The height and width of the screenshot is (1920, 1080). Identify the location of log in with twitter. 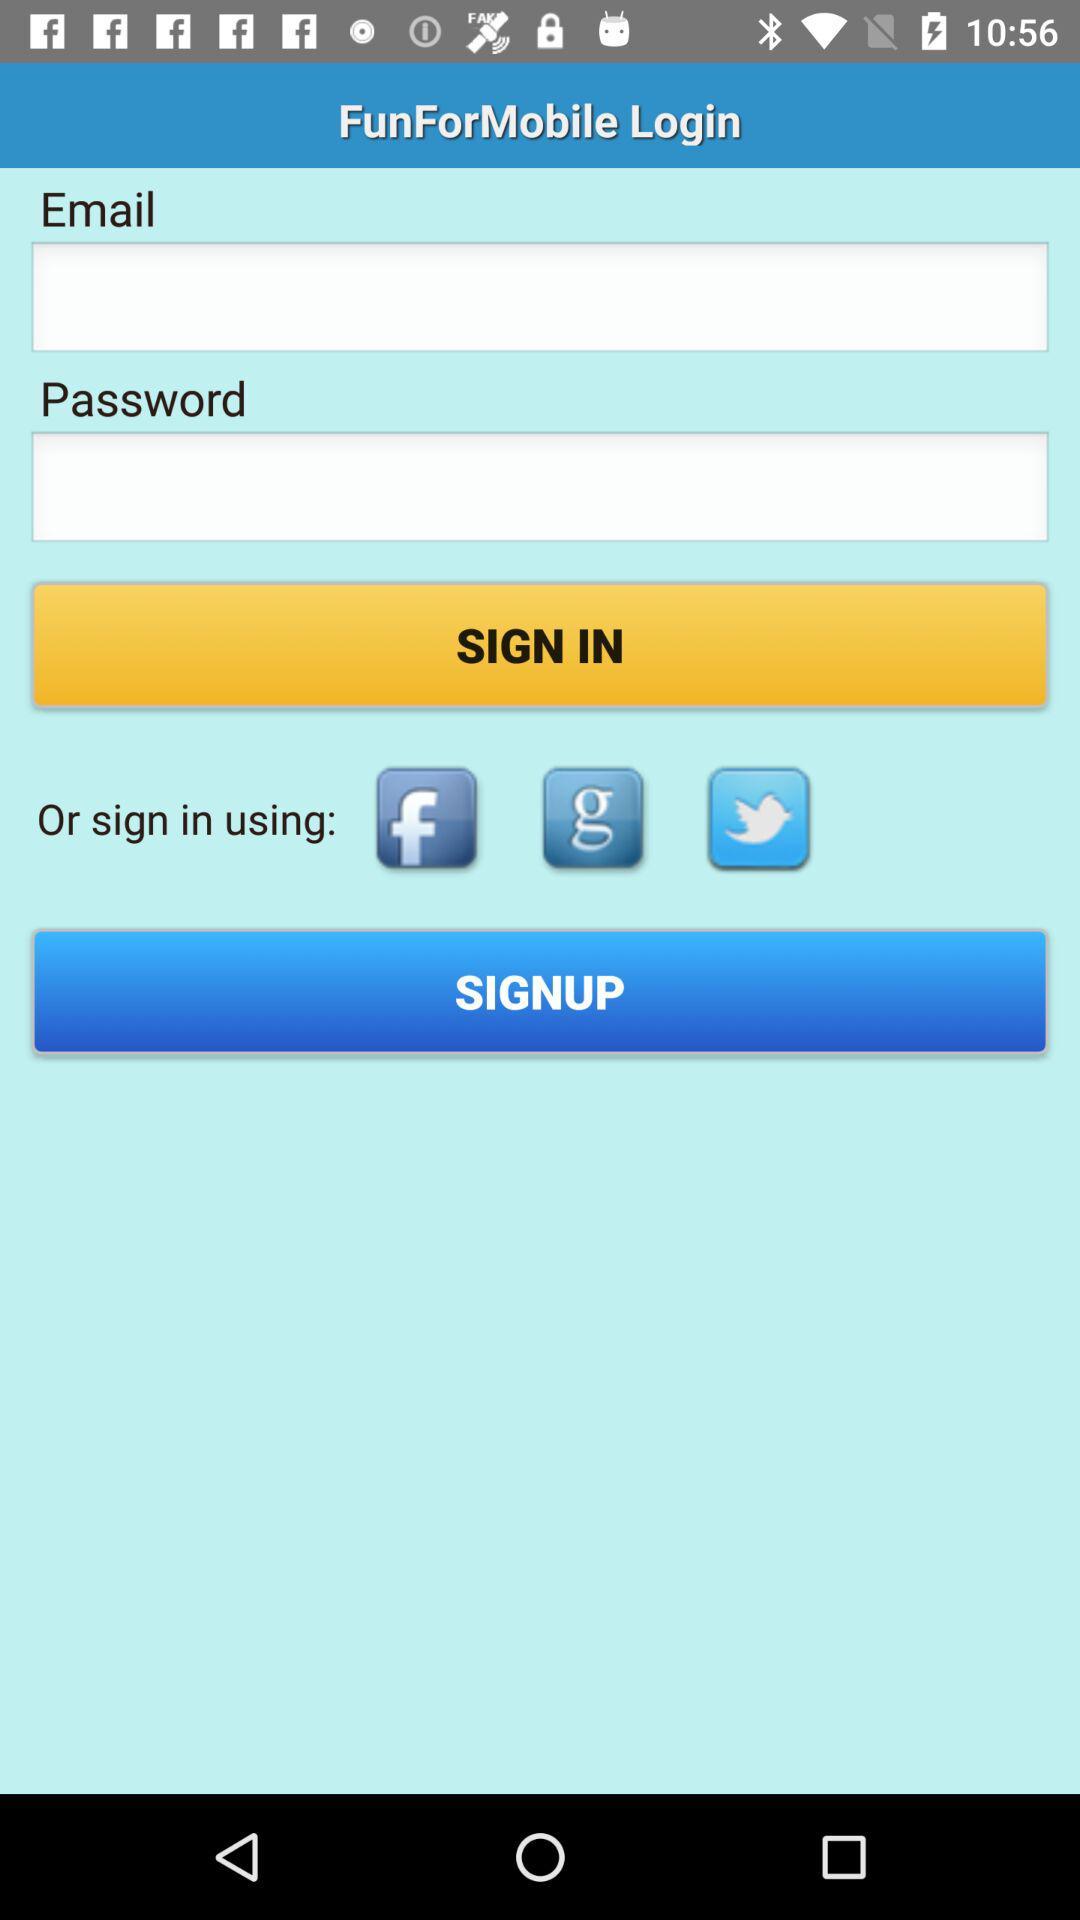
(759, 818).